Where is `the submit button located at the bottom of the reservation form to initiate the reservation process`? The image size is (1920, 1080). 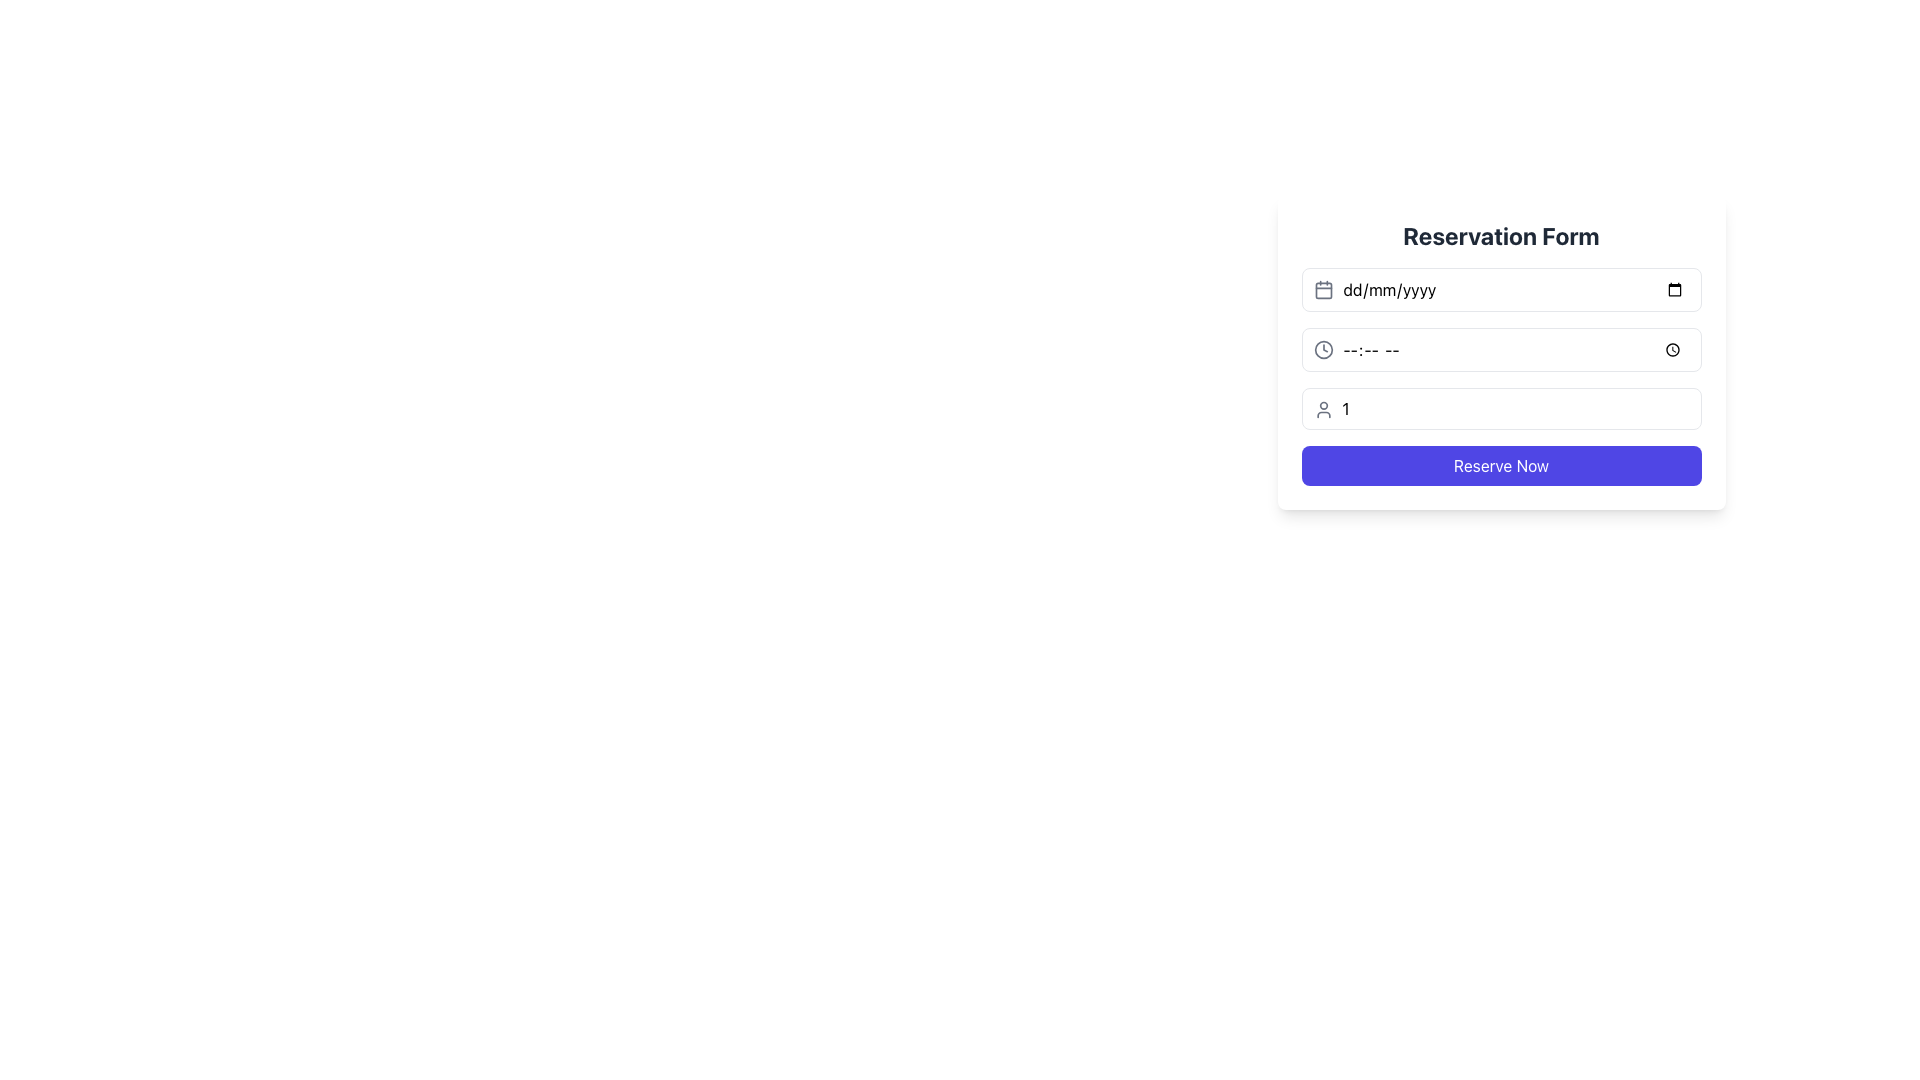 the submit button located at the bottom of the reservation form to initiate the reservation process is located at coordinates (1501, 466).